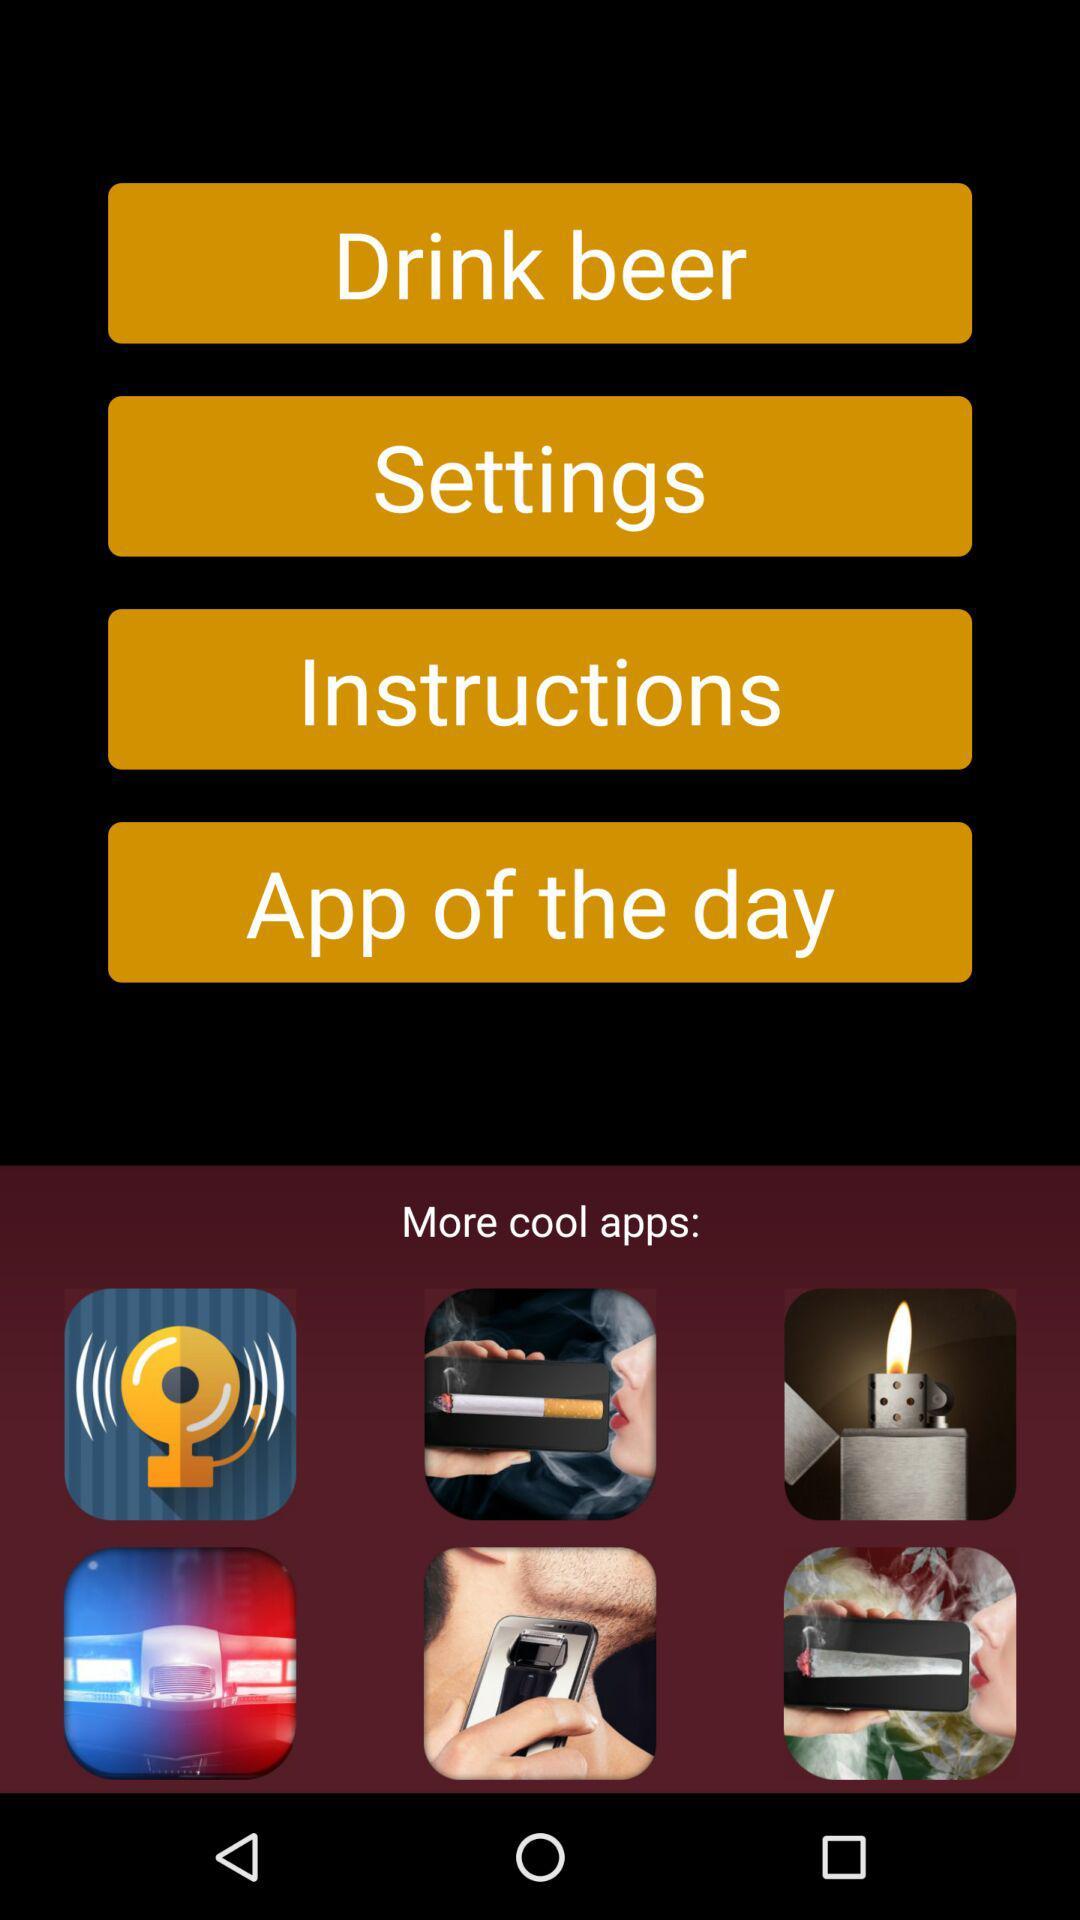  I want to click on the icon below the drink beer, so click(540, 475).